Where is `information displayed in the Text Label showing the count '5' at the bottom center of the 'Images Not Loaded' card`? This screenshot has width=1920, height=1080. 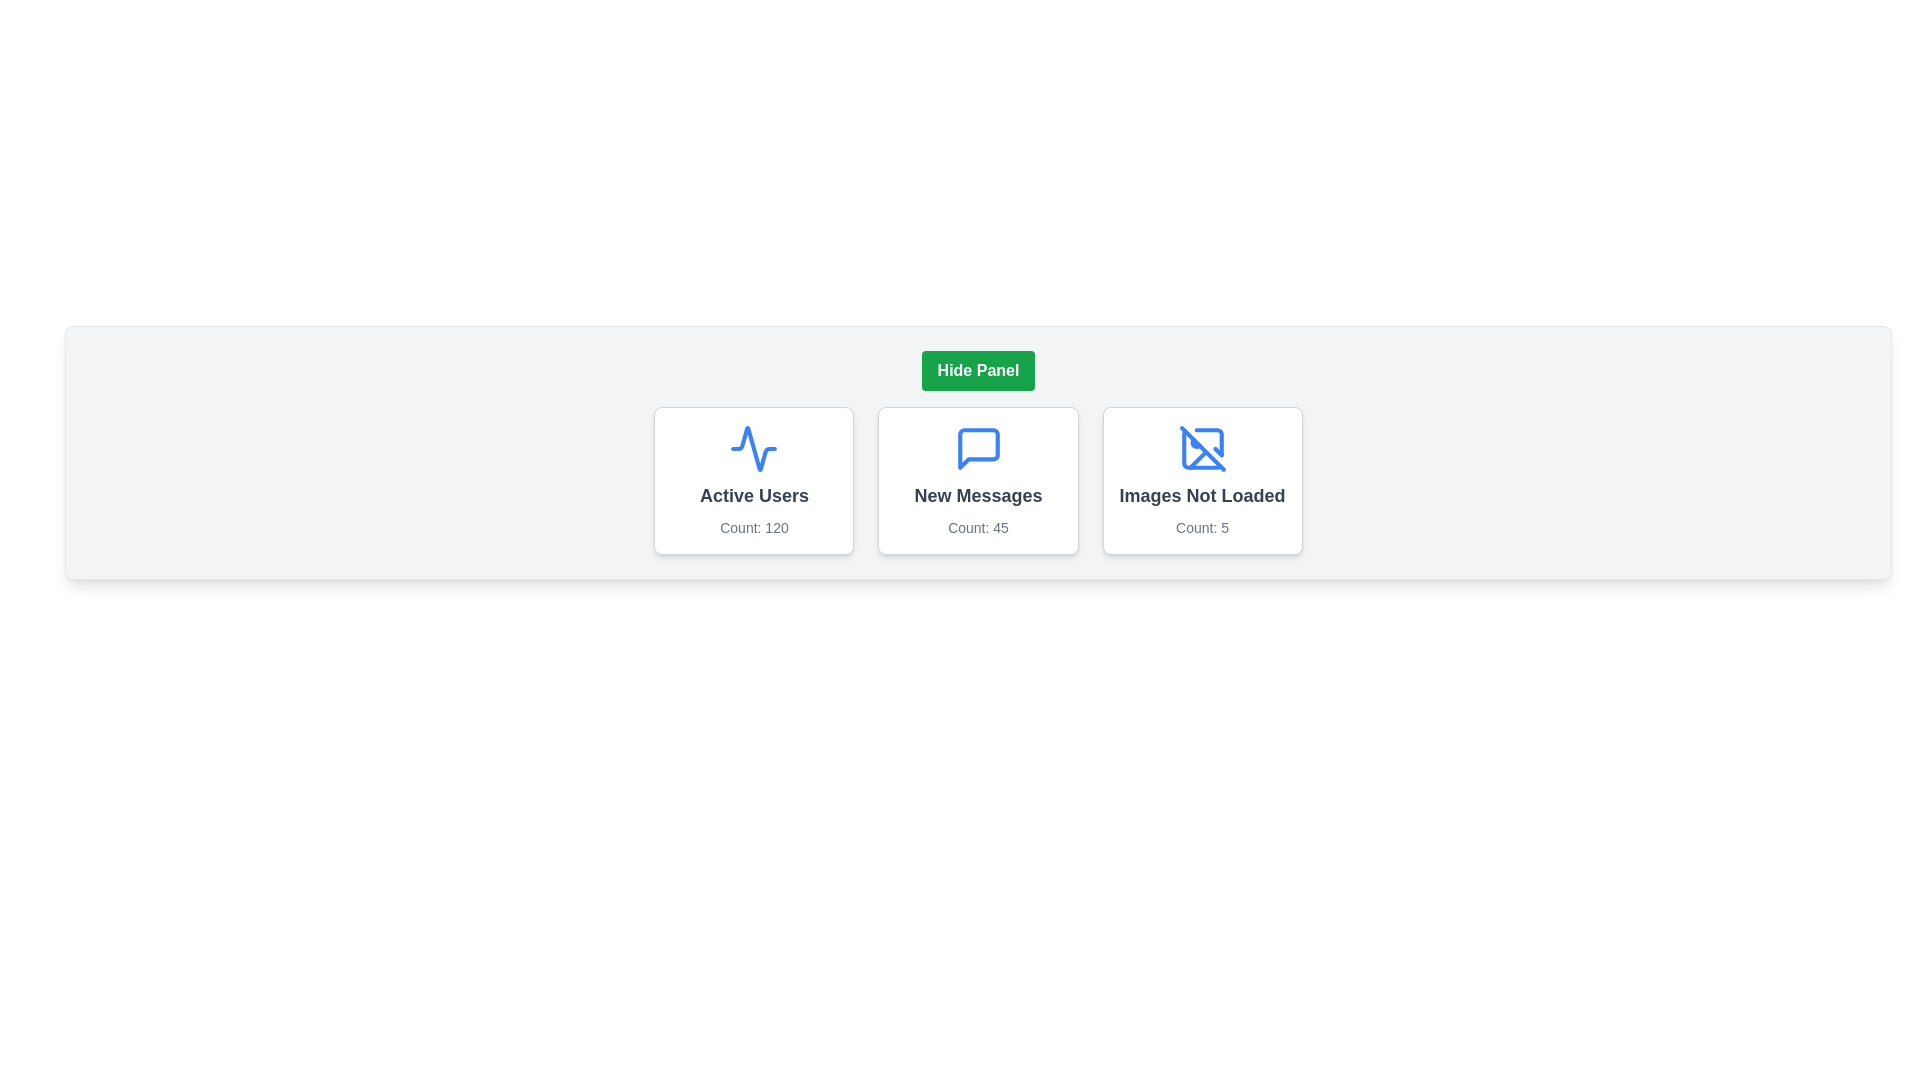
information displayed in the Text Label showing the count '5' at the bottom center of the 'Images Not Loaded' card is located at coordinates (1201, 527).